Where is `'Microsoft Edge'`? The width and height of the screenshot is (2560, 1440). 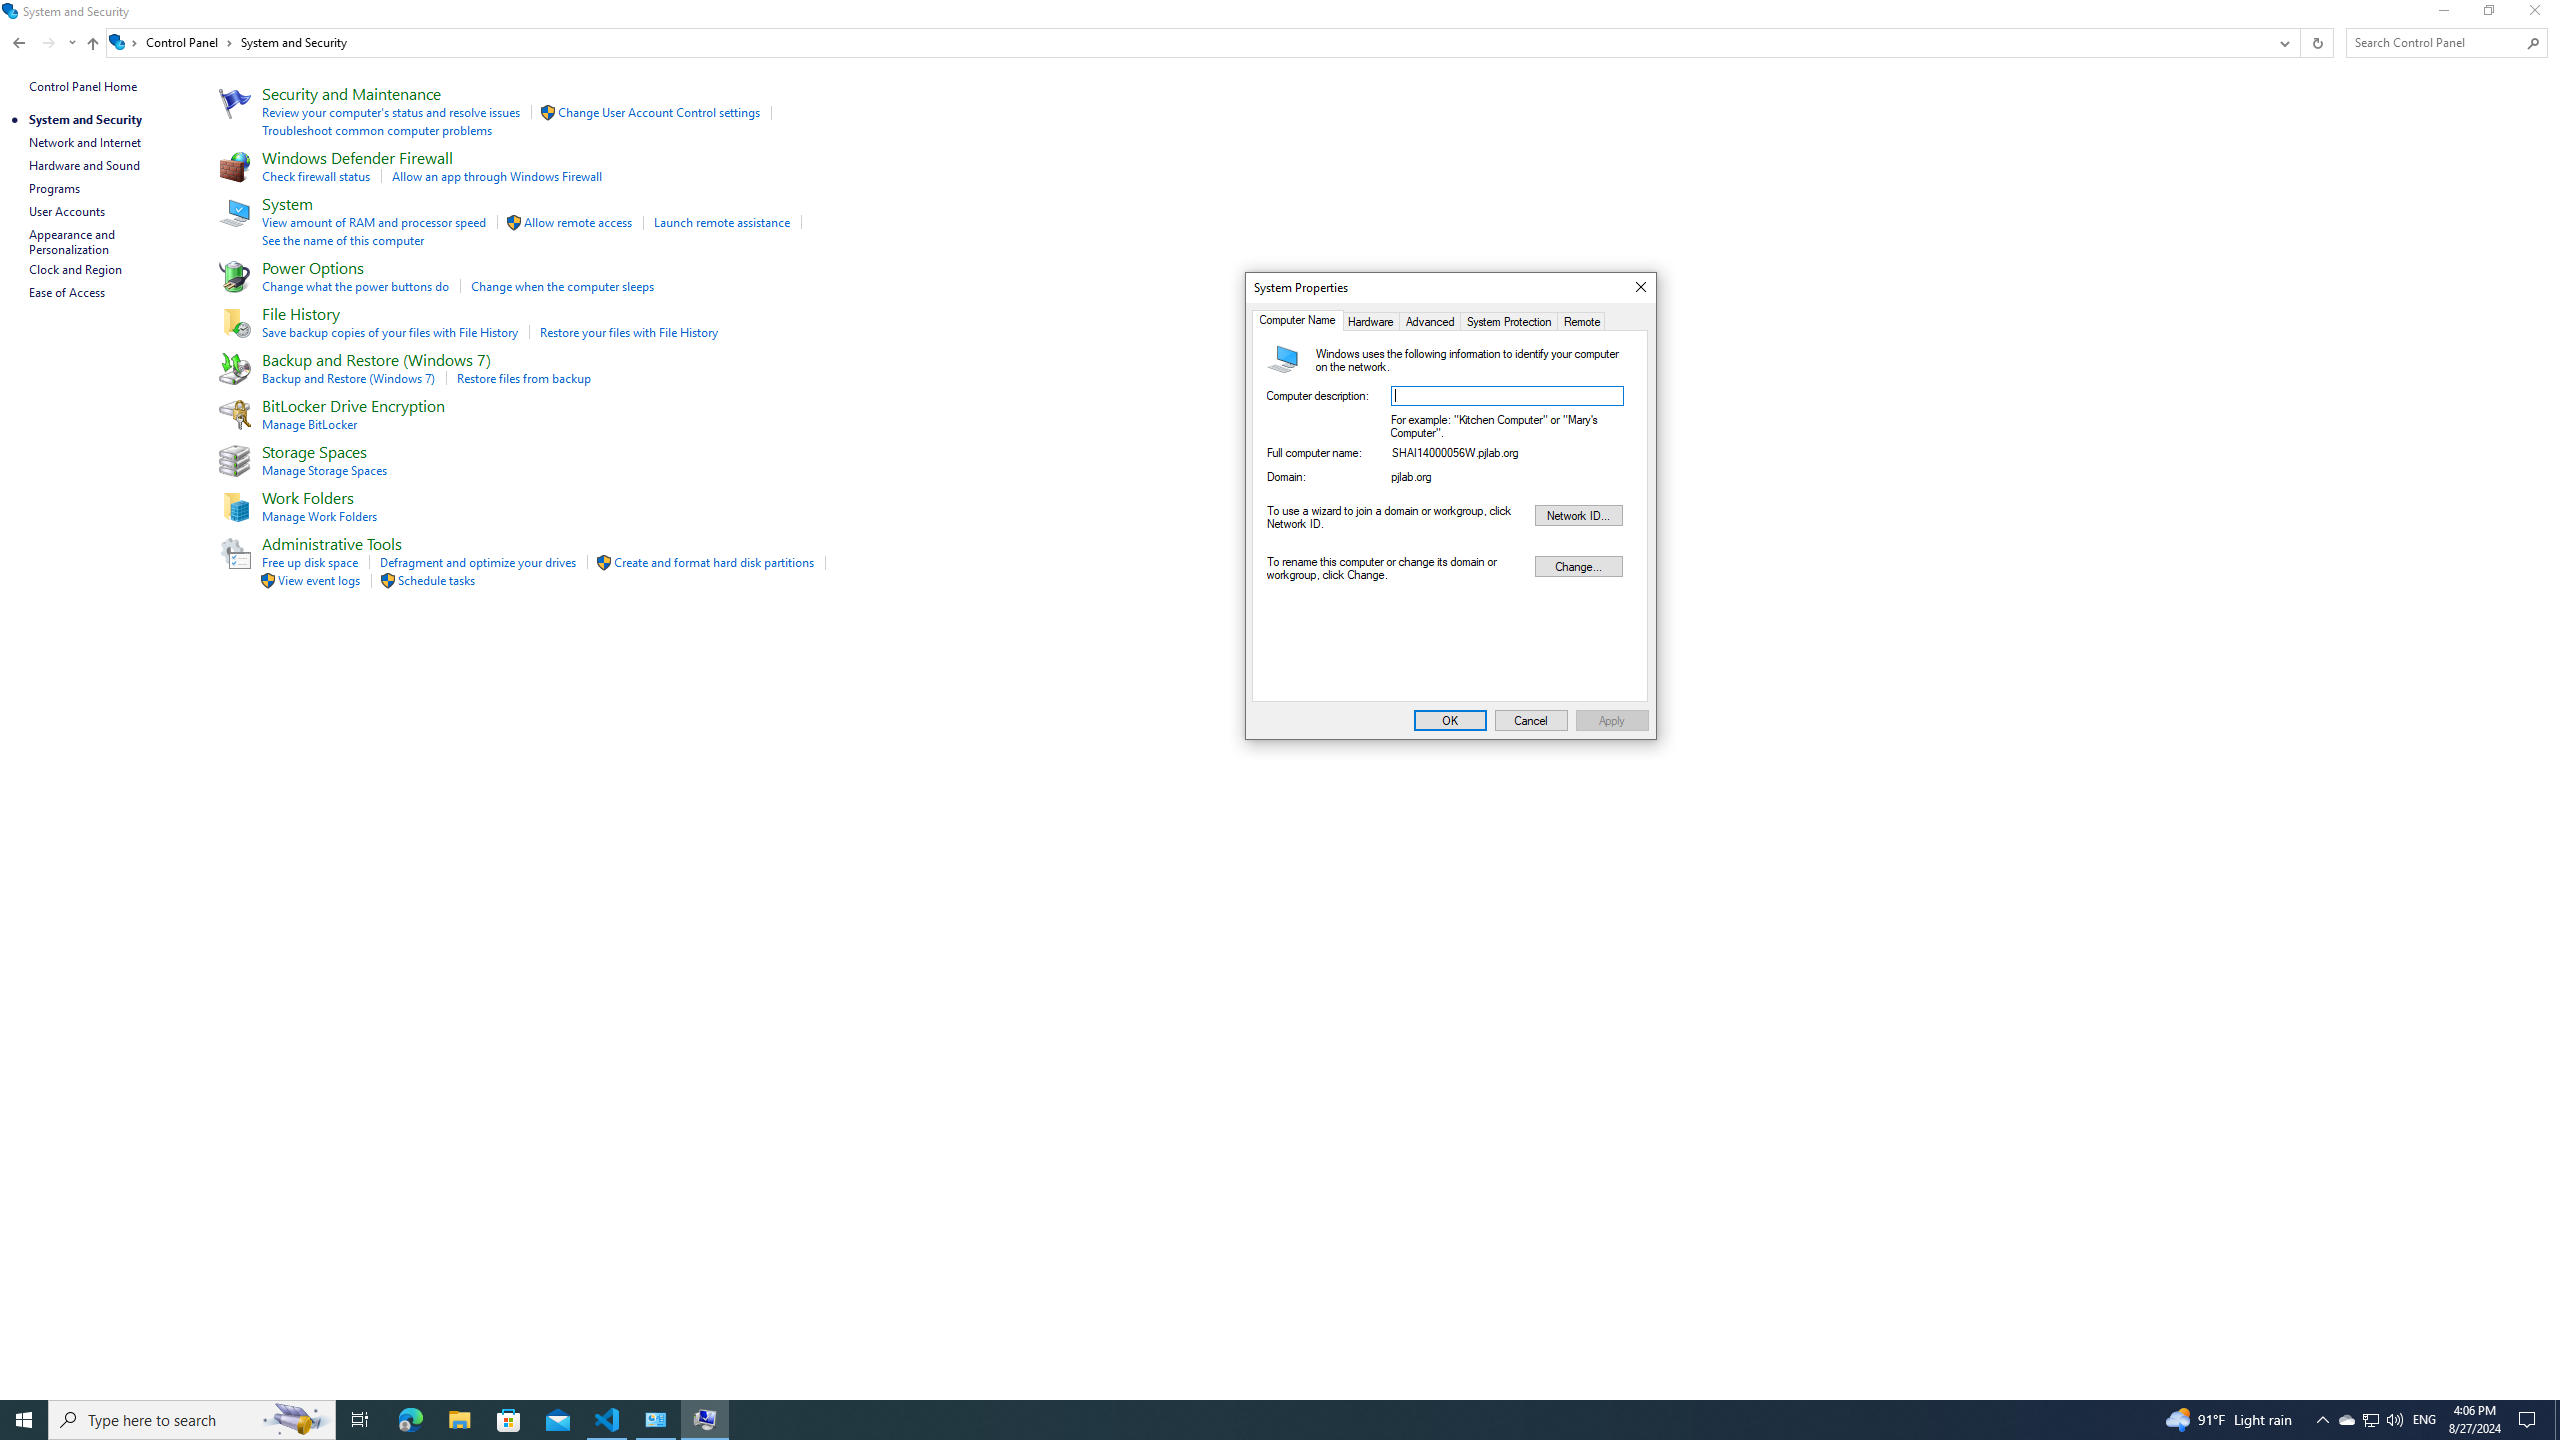
'Microsoft Edge' is located at coordinates (409, 1418).